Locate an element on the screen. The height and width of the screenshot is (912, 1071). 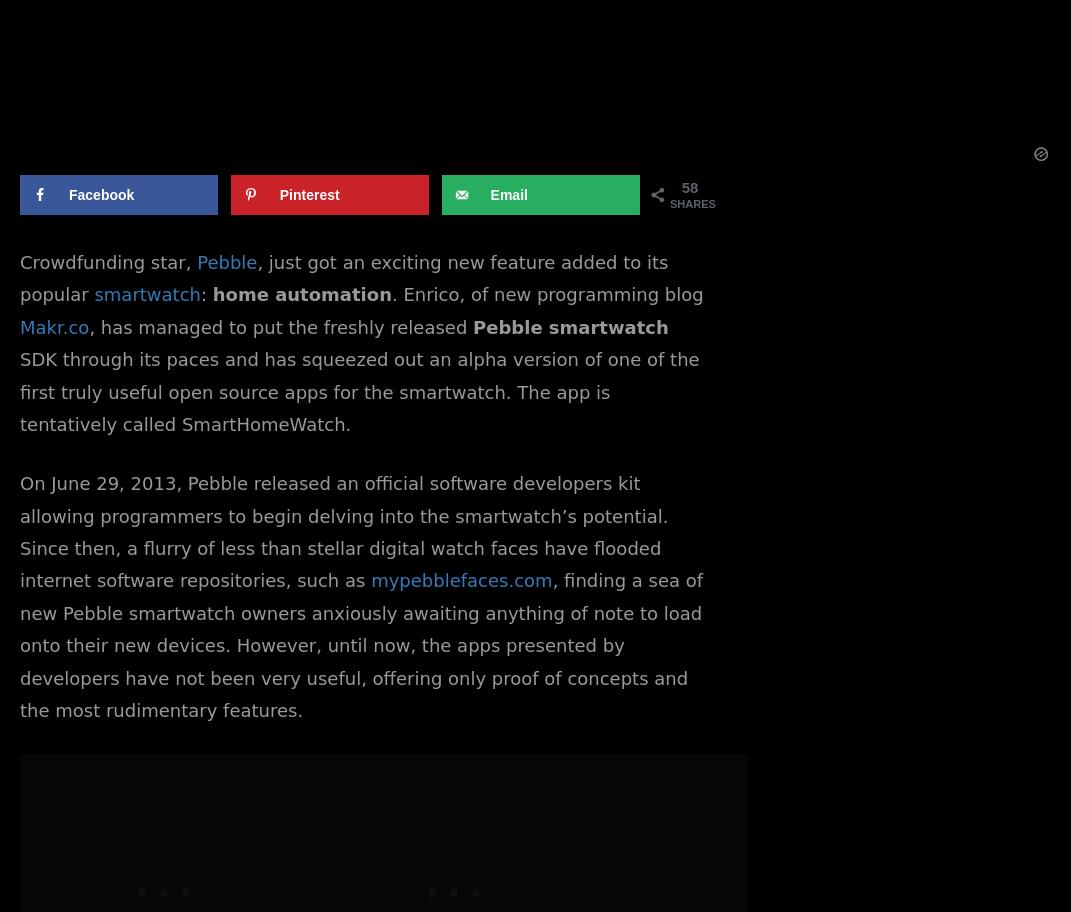
':' is located at coordinates (204, 293).